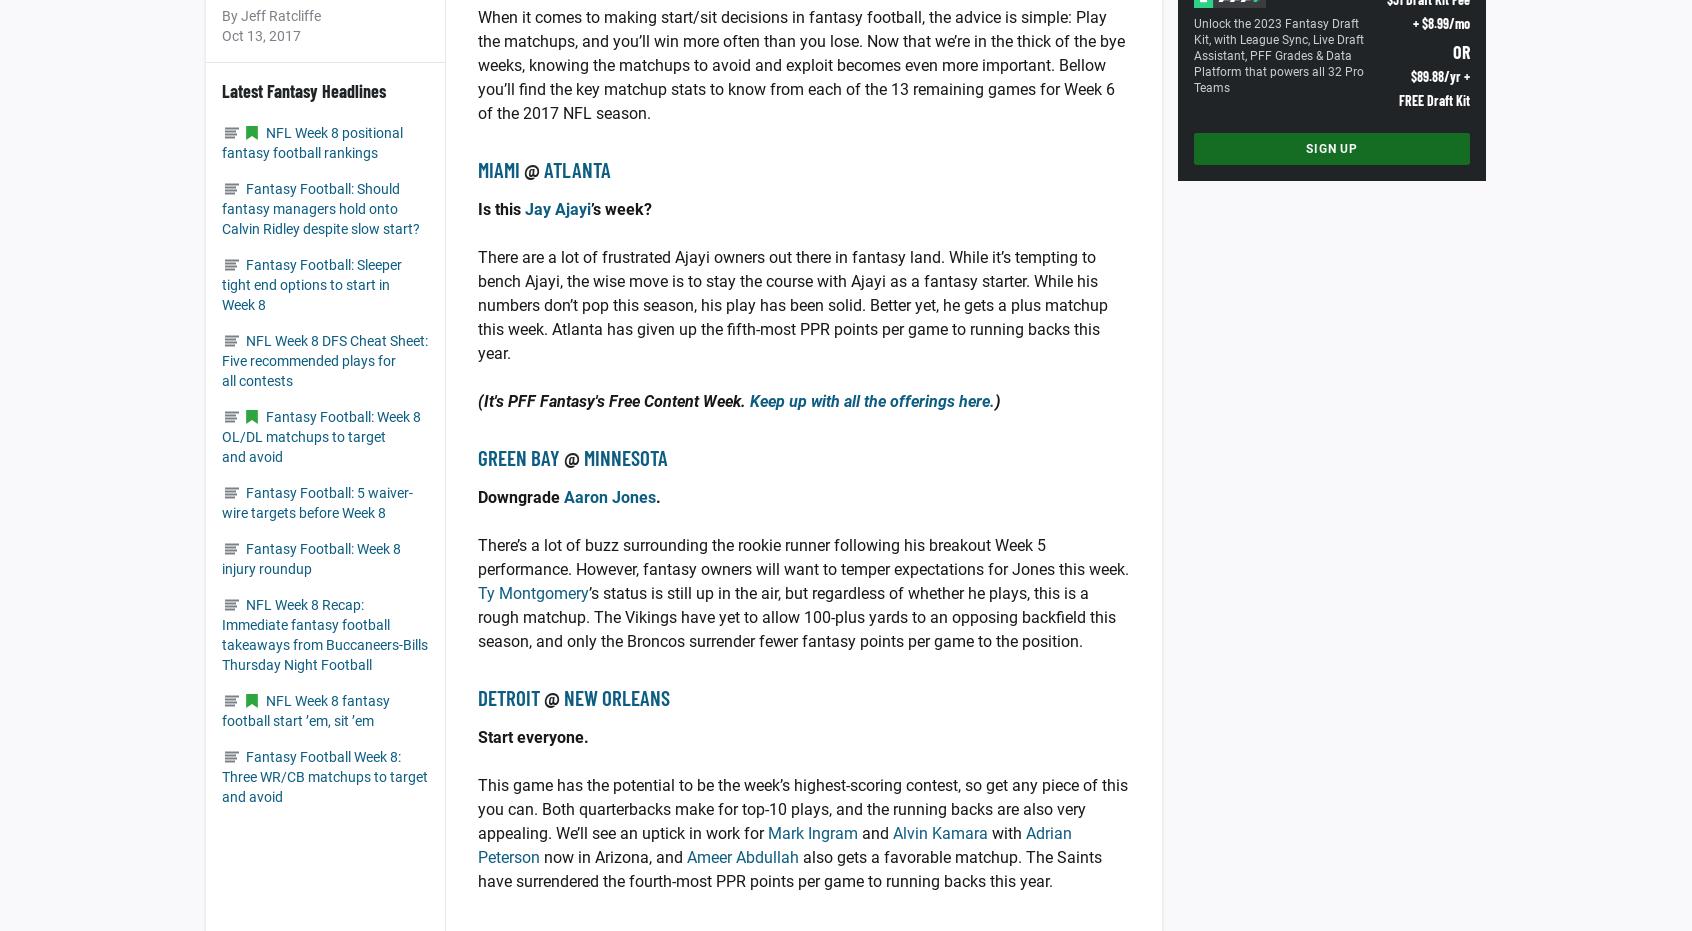 This screenshot has width=1692, height=931. What do you see at coordinates (1433, 88) in the screenshot?
I see `'$89.88/yr   + FREE Draft Kit'` at bounding box center [1433, 88].